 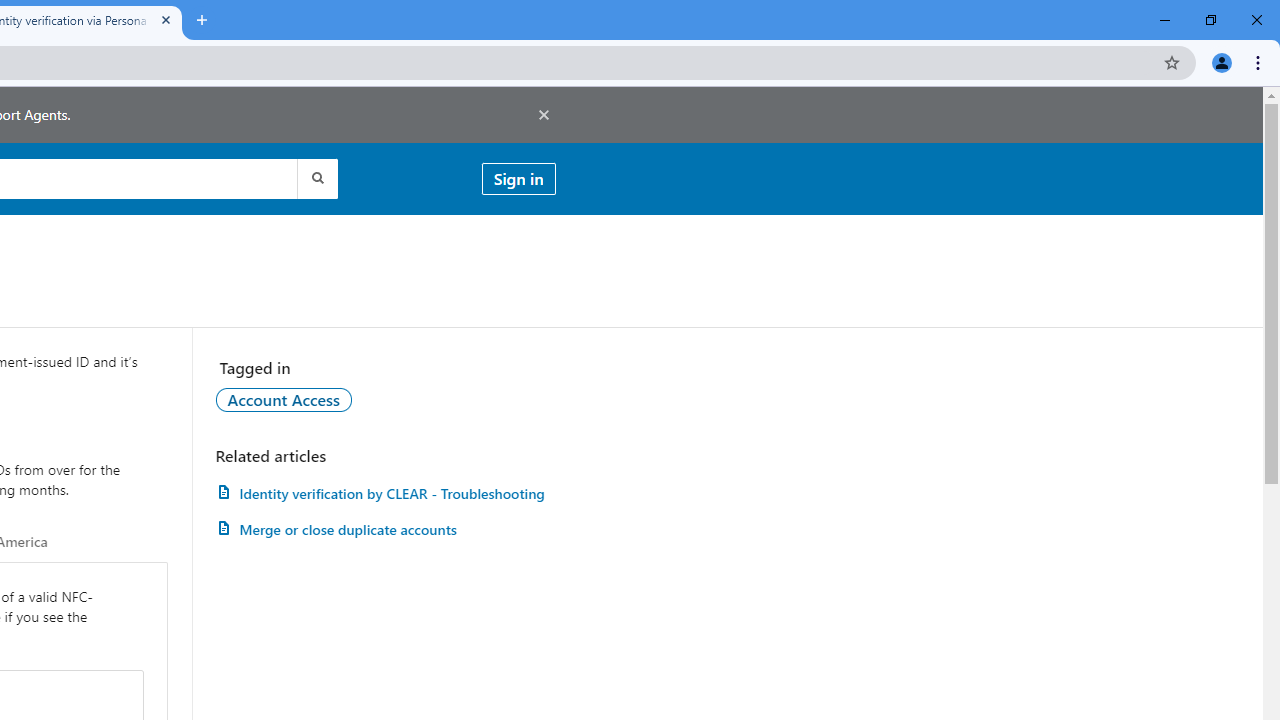 I want to click on 'Submit search', so click(x=315, y=177).